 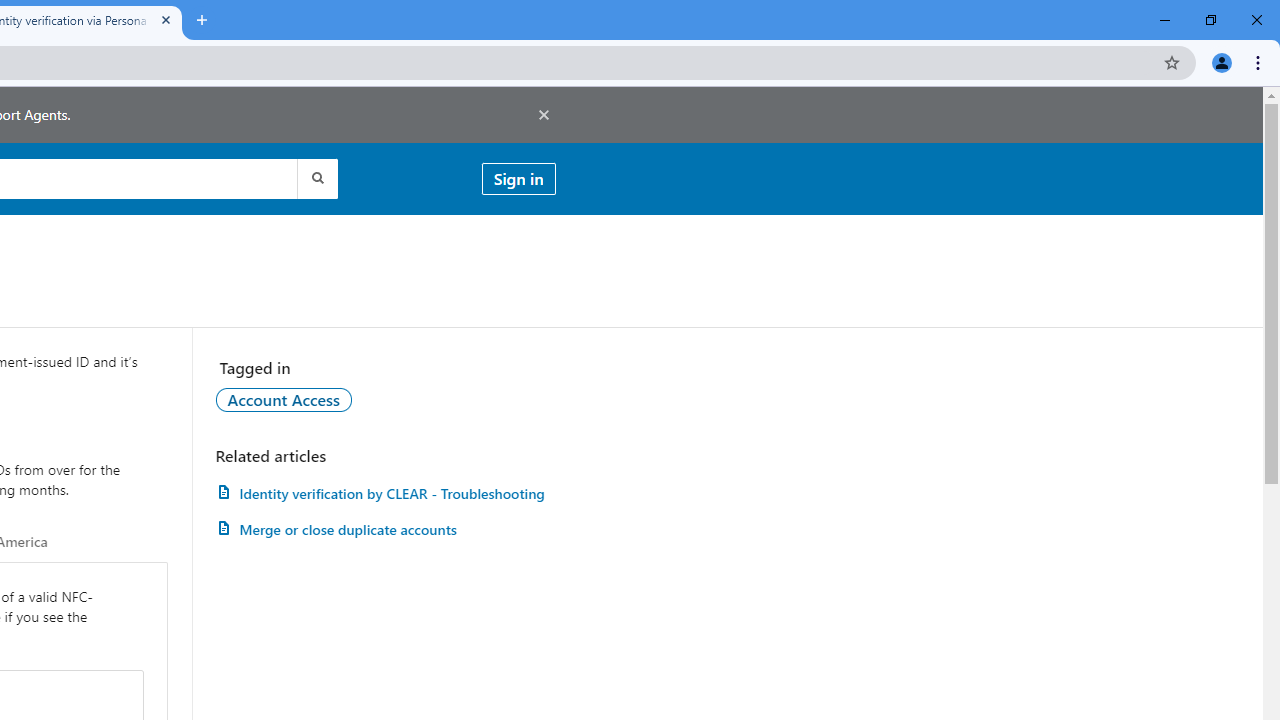 I want to click on 'Submit search', so click(x=315, y=177).